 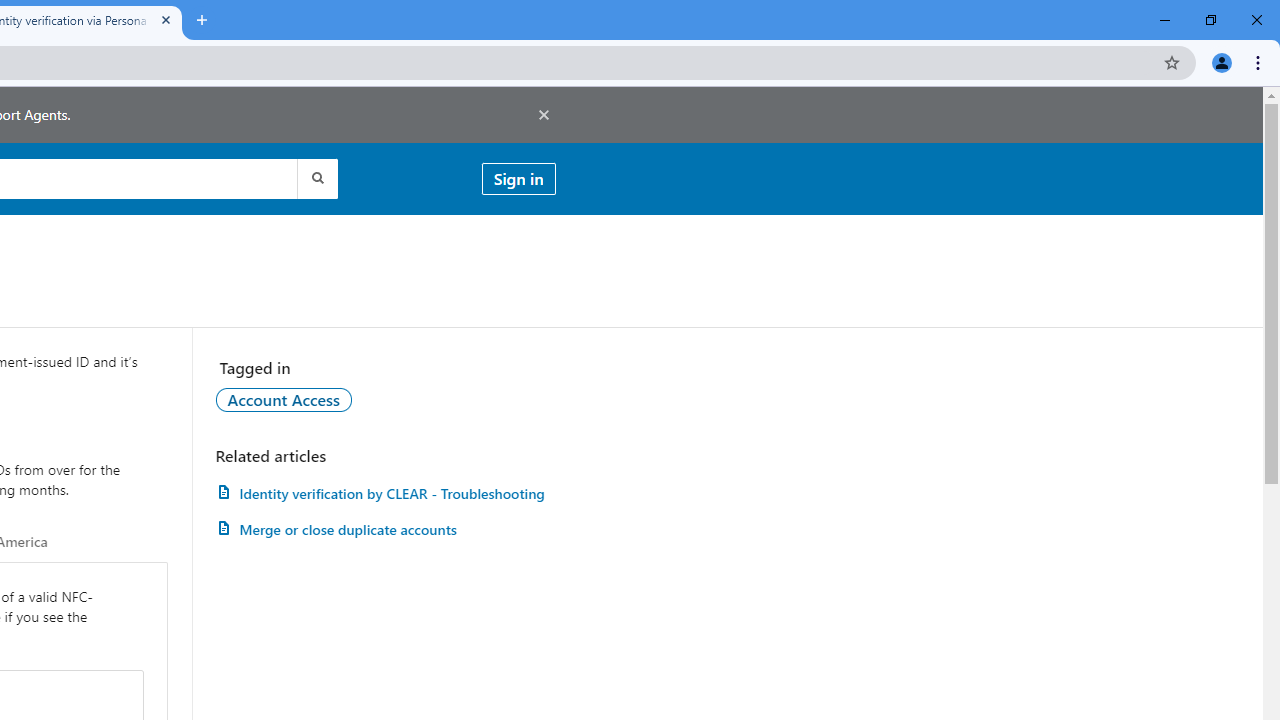 I want to click on 'Submit search', so click(x=315, y=177).